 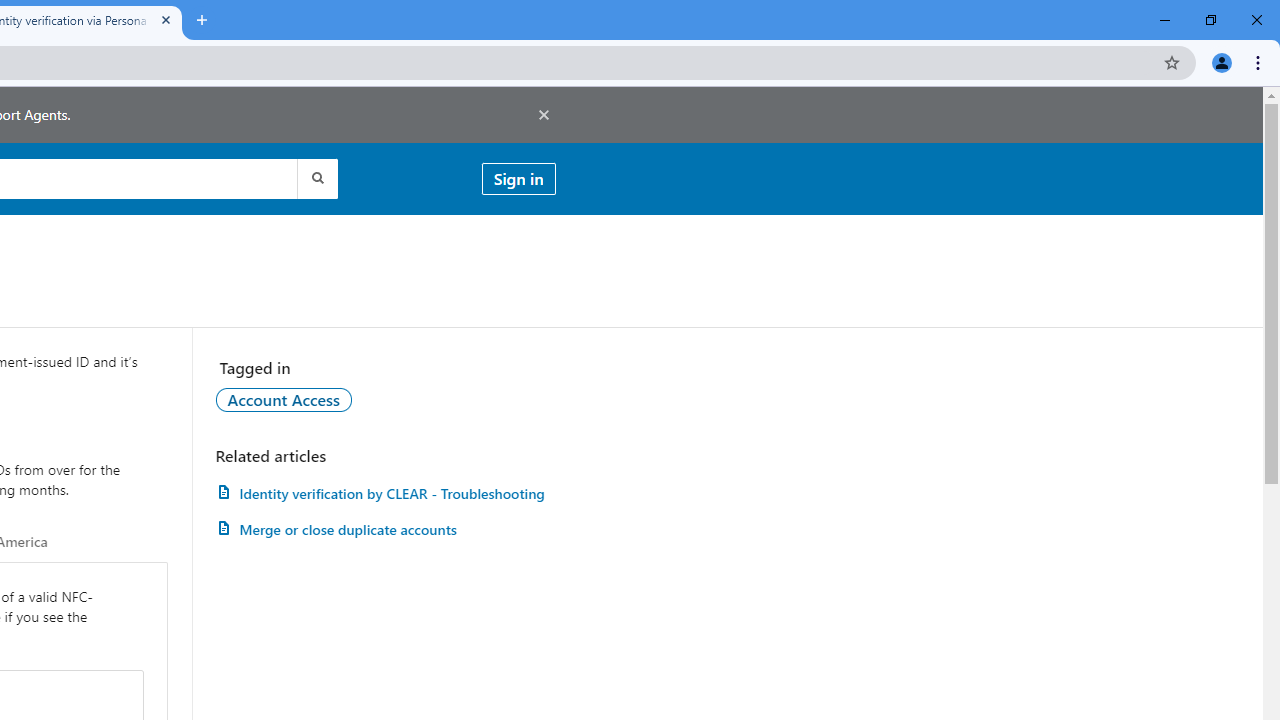 I want to click on 'Submit search', so click(x=315, y=177).